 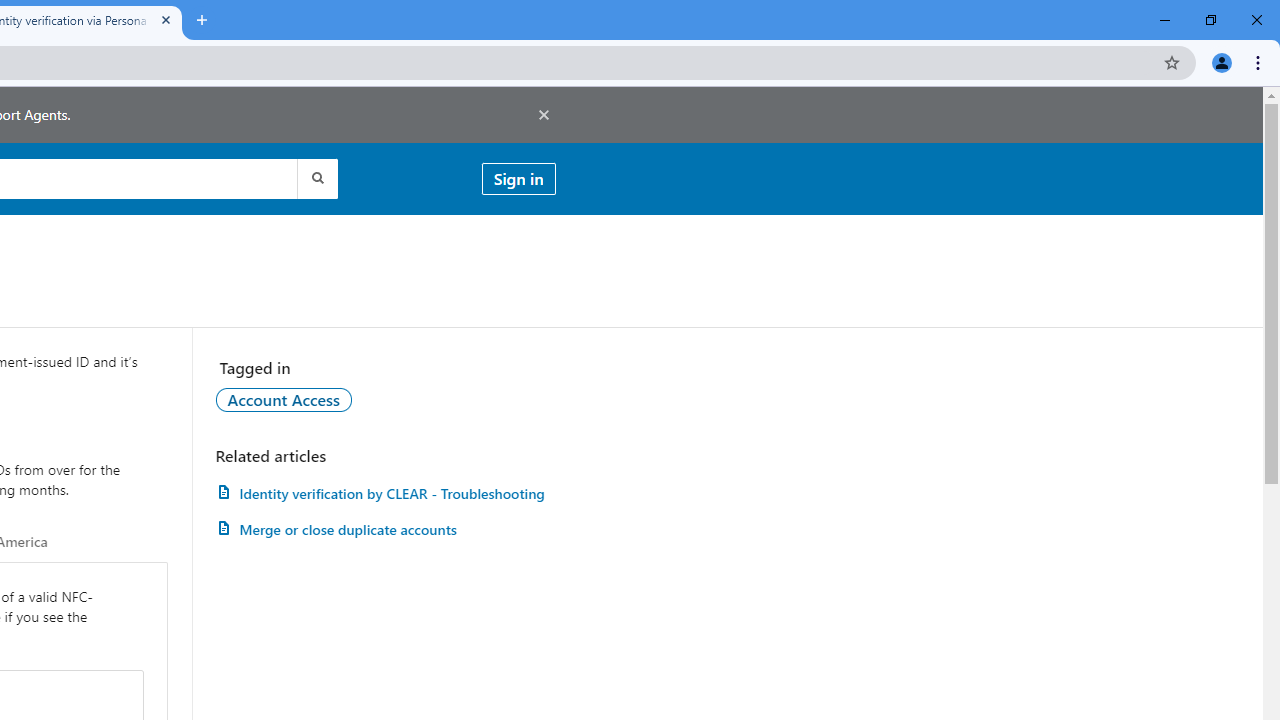 I want to click on 'Submit search', so click(x=315, y=177).